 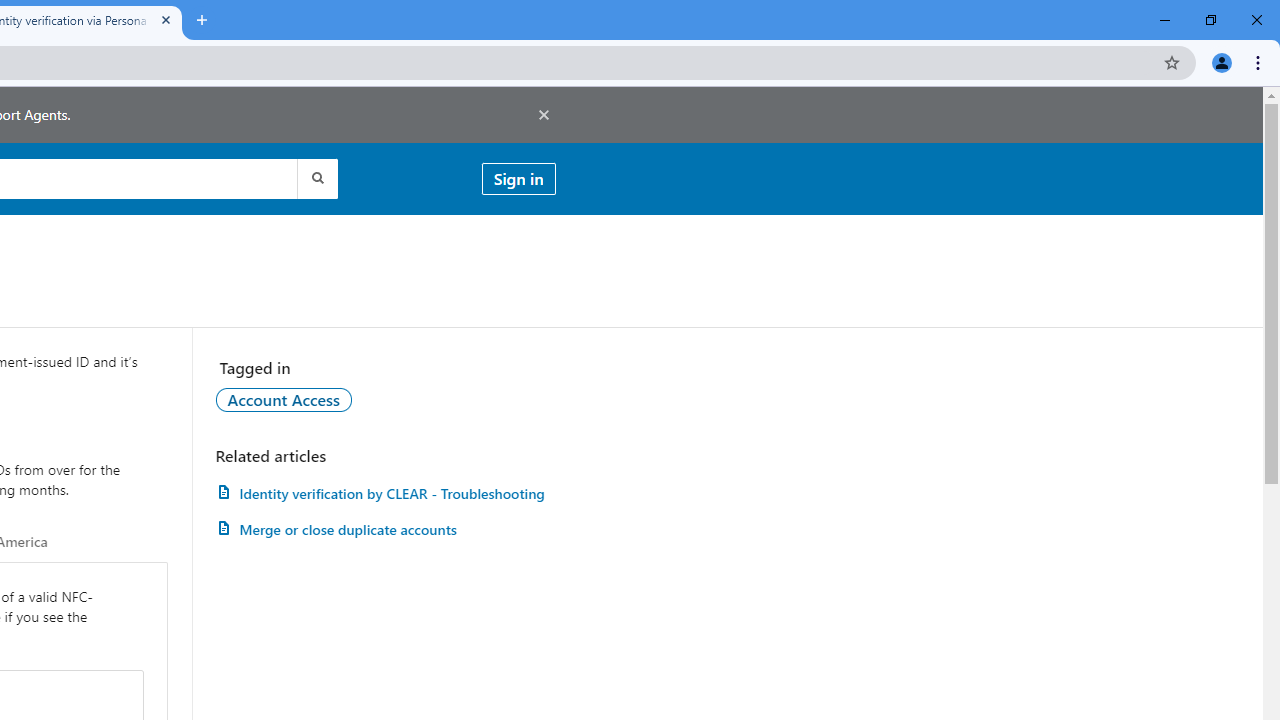 I want to click on 'Submit search', so click(x=315, y=177).